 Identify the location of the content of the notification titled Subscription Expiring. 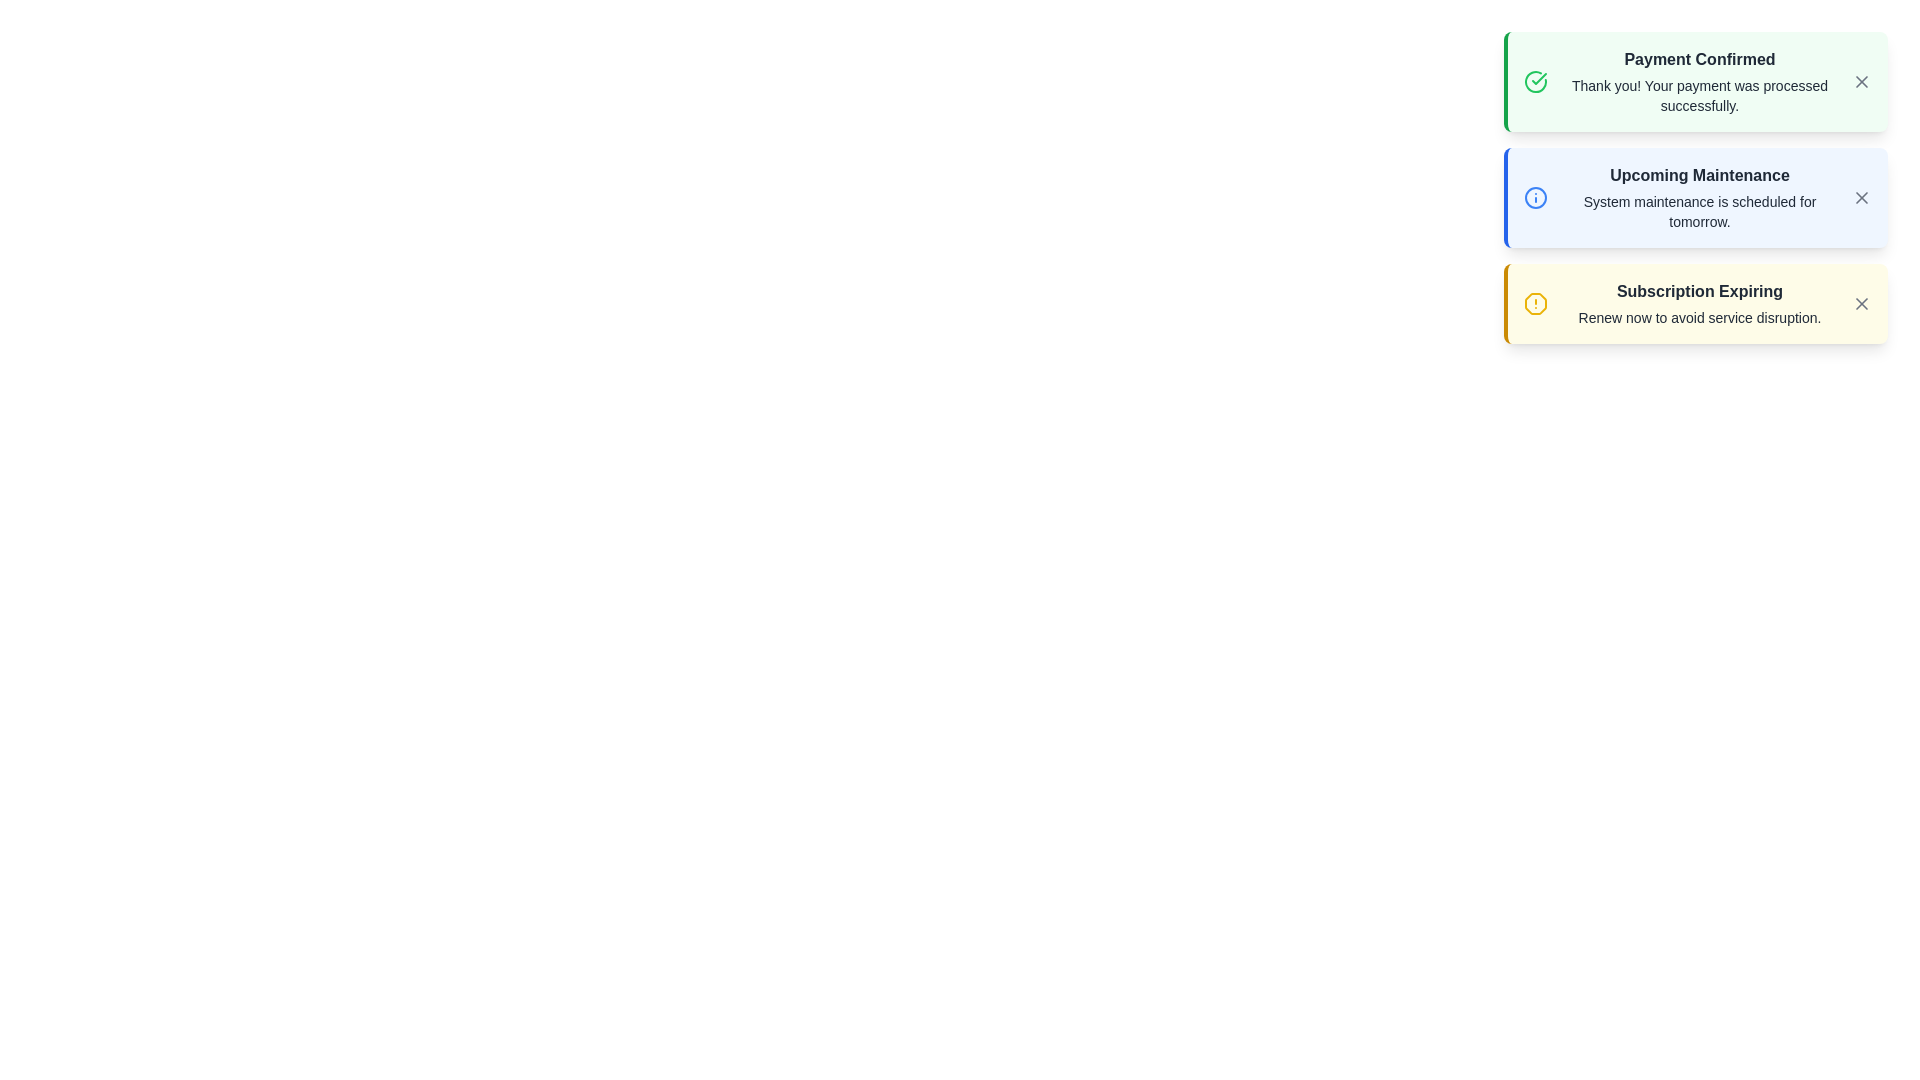
(1698, 304).